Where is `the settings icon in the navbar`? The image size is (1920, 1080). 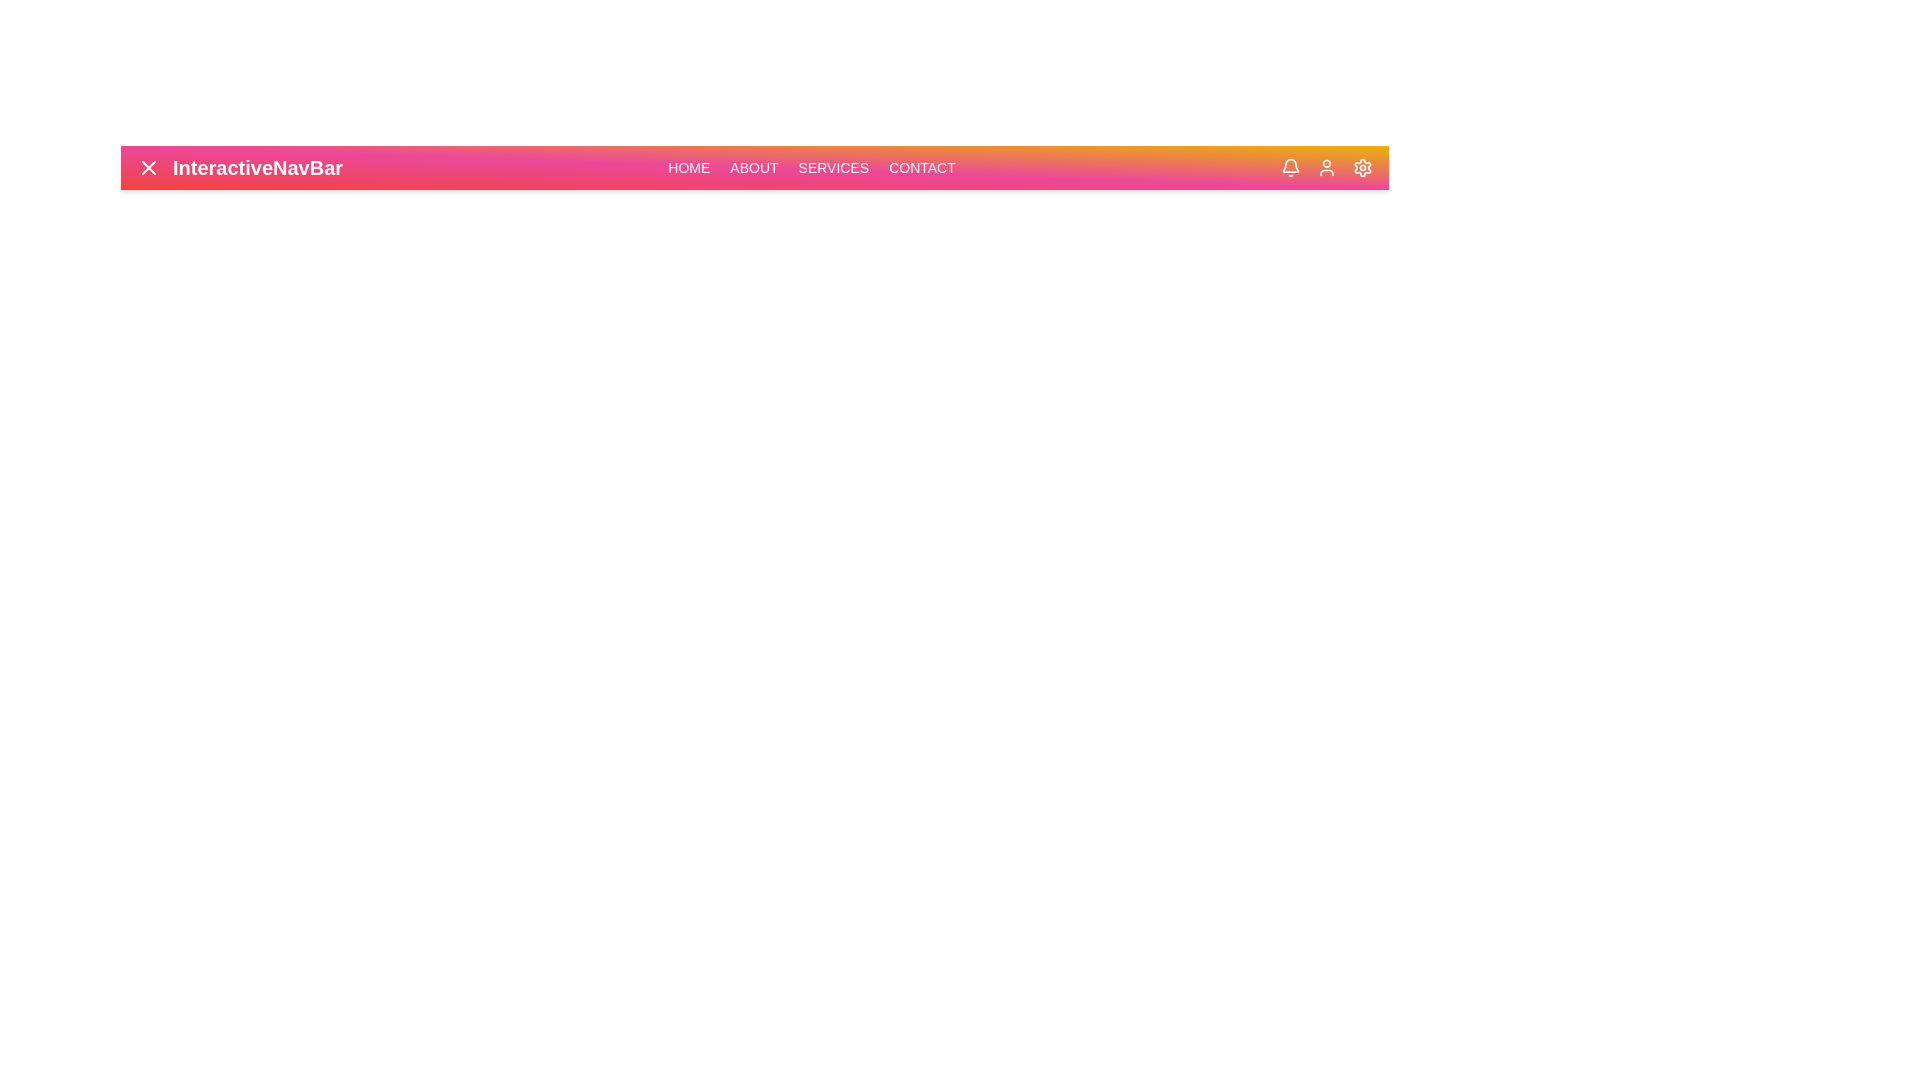
the settings icon in the navbar is located at coordinates (1362, 167).